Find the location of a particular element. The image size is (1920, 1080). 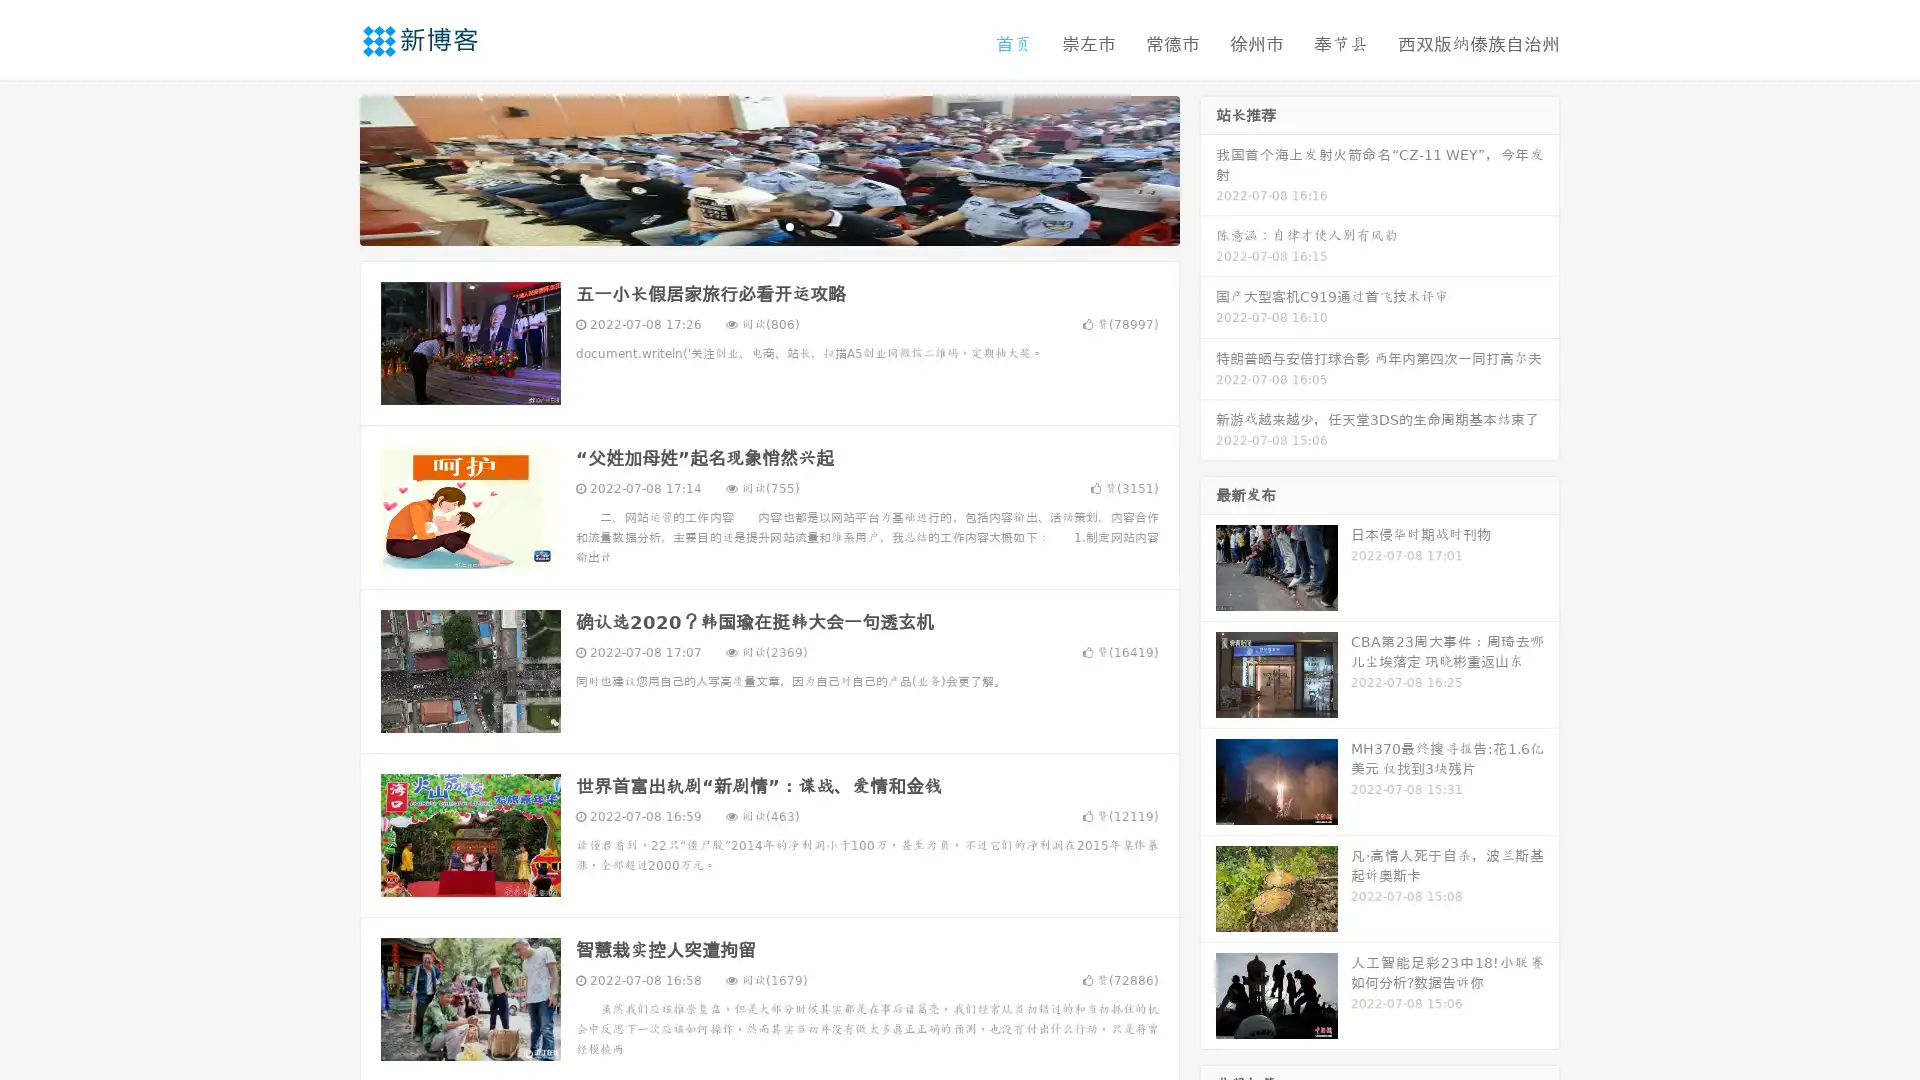

Go to slide 2 is located at coordinates (768, 225).